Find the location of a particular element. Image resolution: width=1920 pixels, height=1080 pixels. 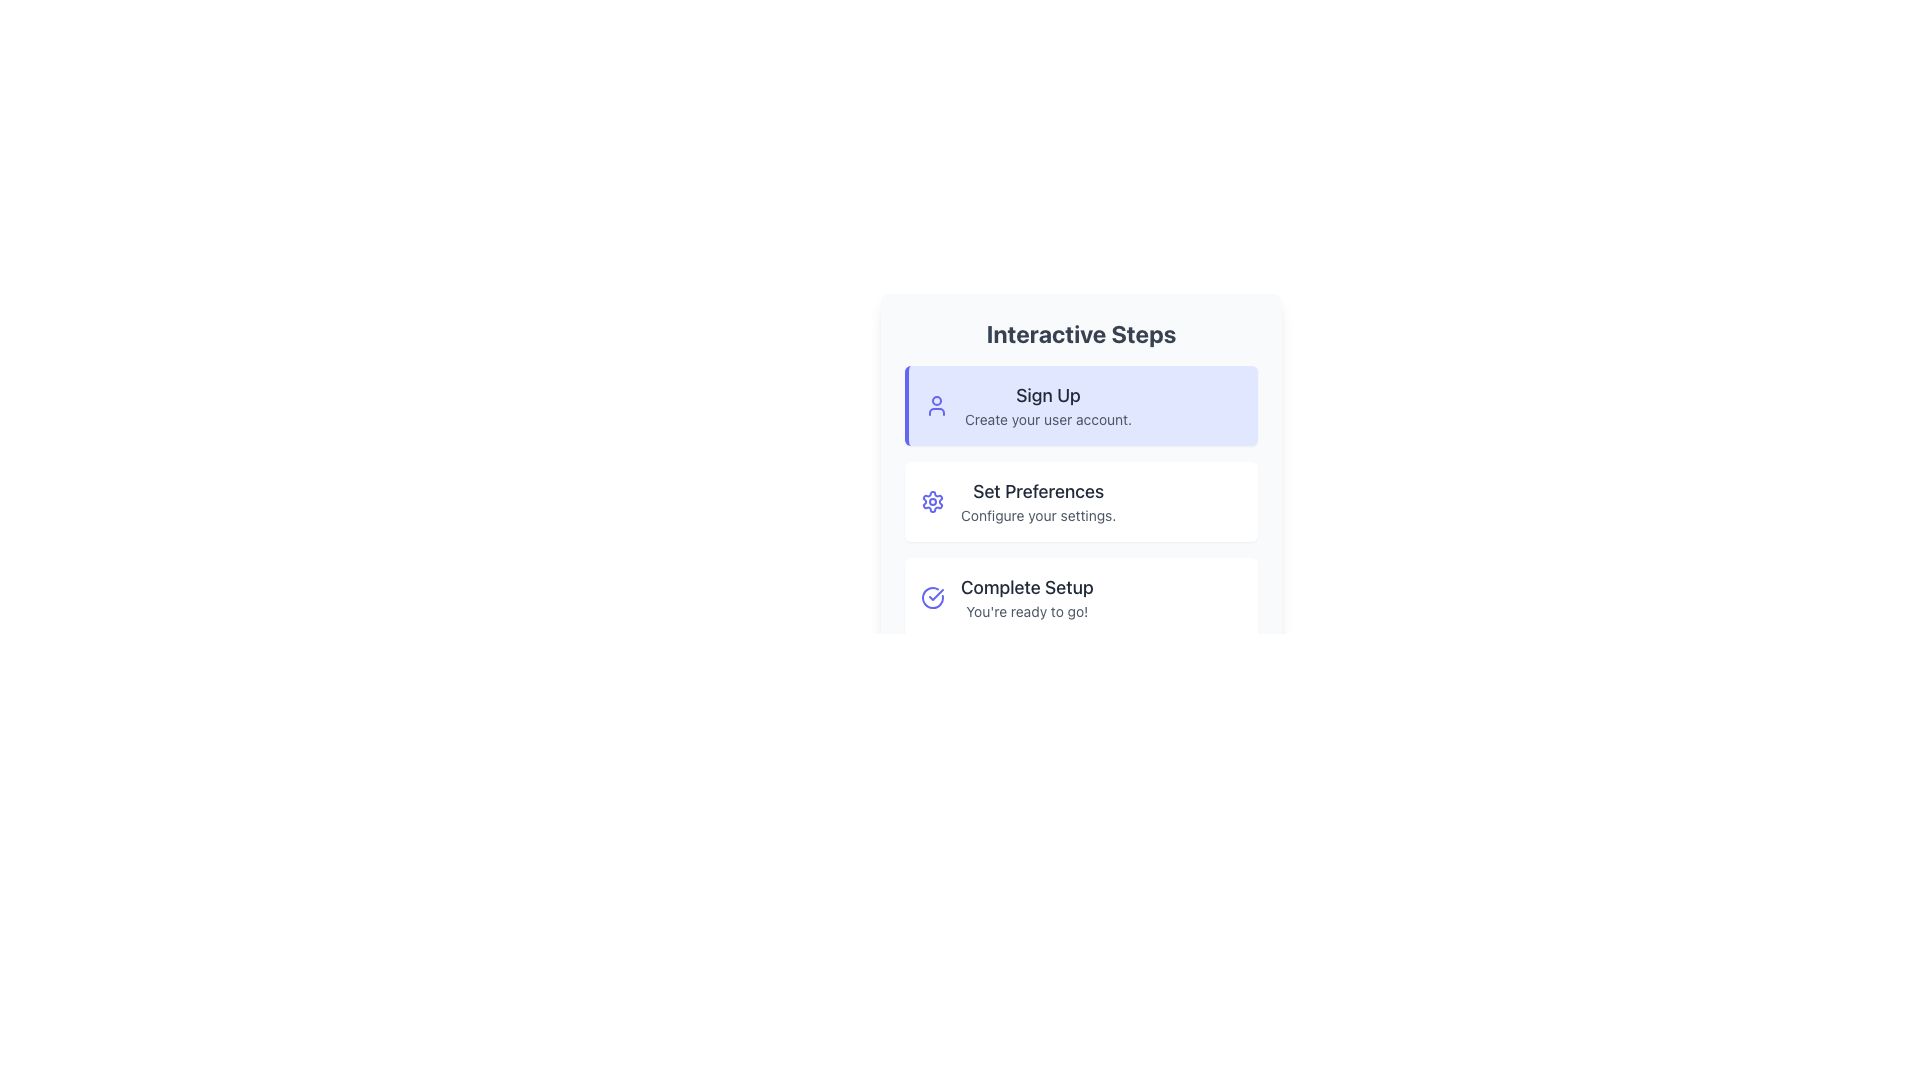

the prominent title text label that introduces the configuration options for user preferences, located centrally in the panel under 'Interactive Steps' is located at coordinates (1038, 492).